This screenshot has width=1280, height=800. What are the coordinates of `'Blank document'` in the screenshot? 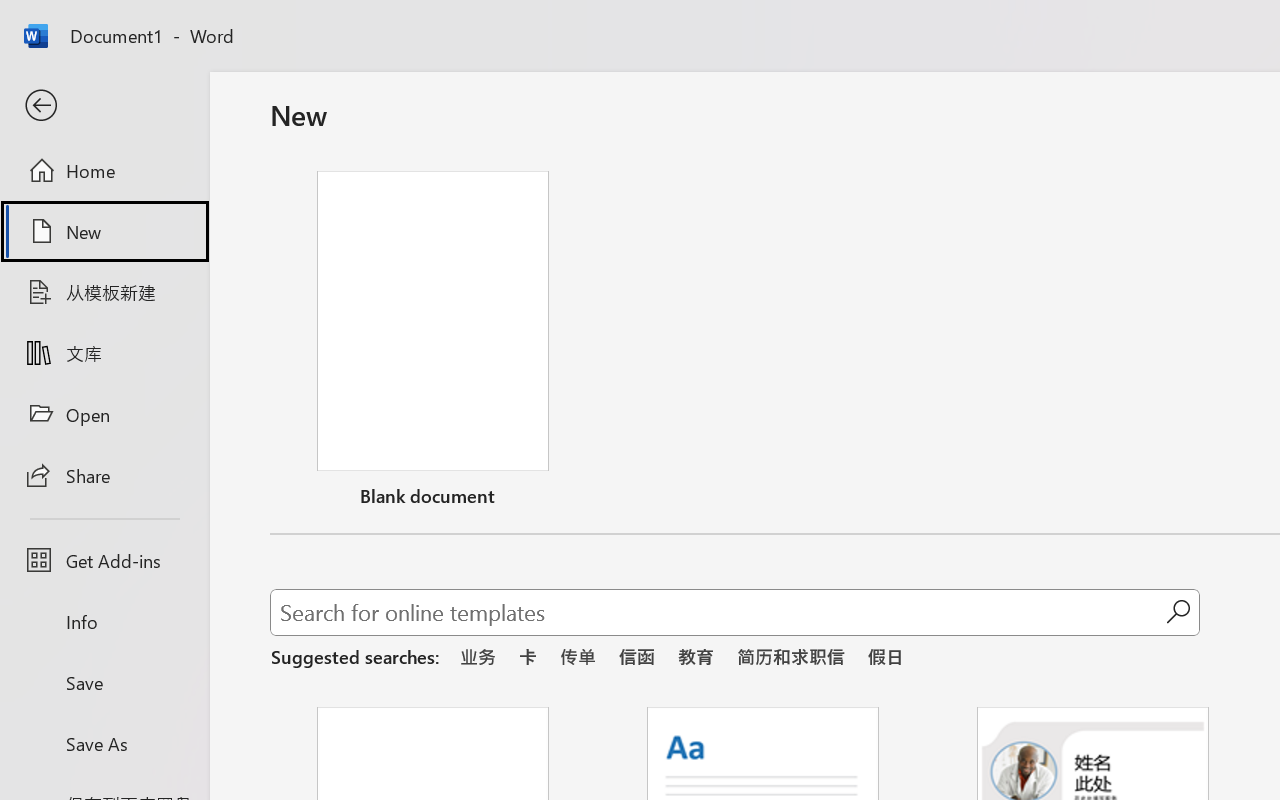 It's located at (432, 343).